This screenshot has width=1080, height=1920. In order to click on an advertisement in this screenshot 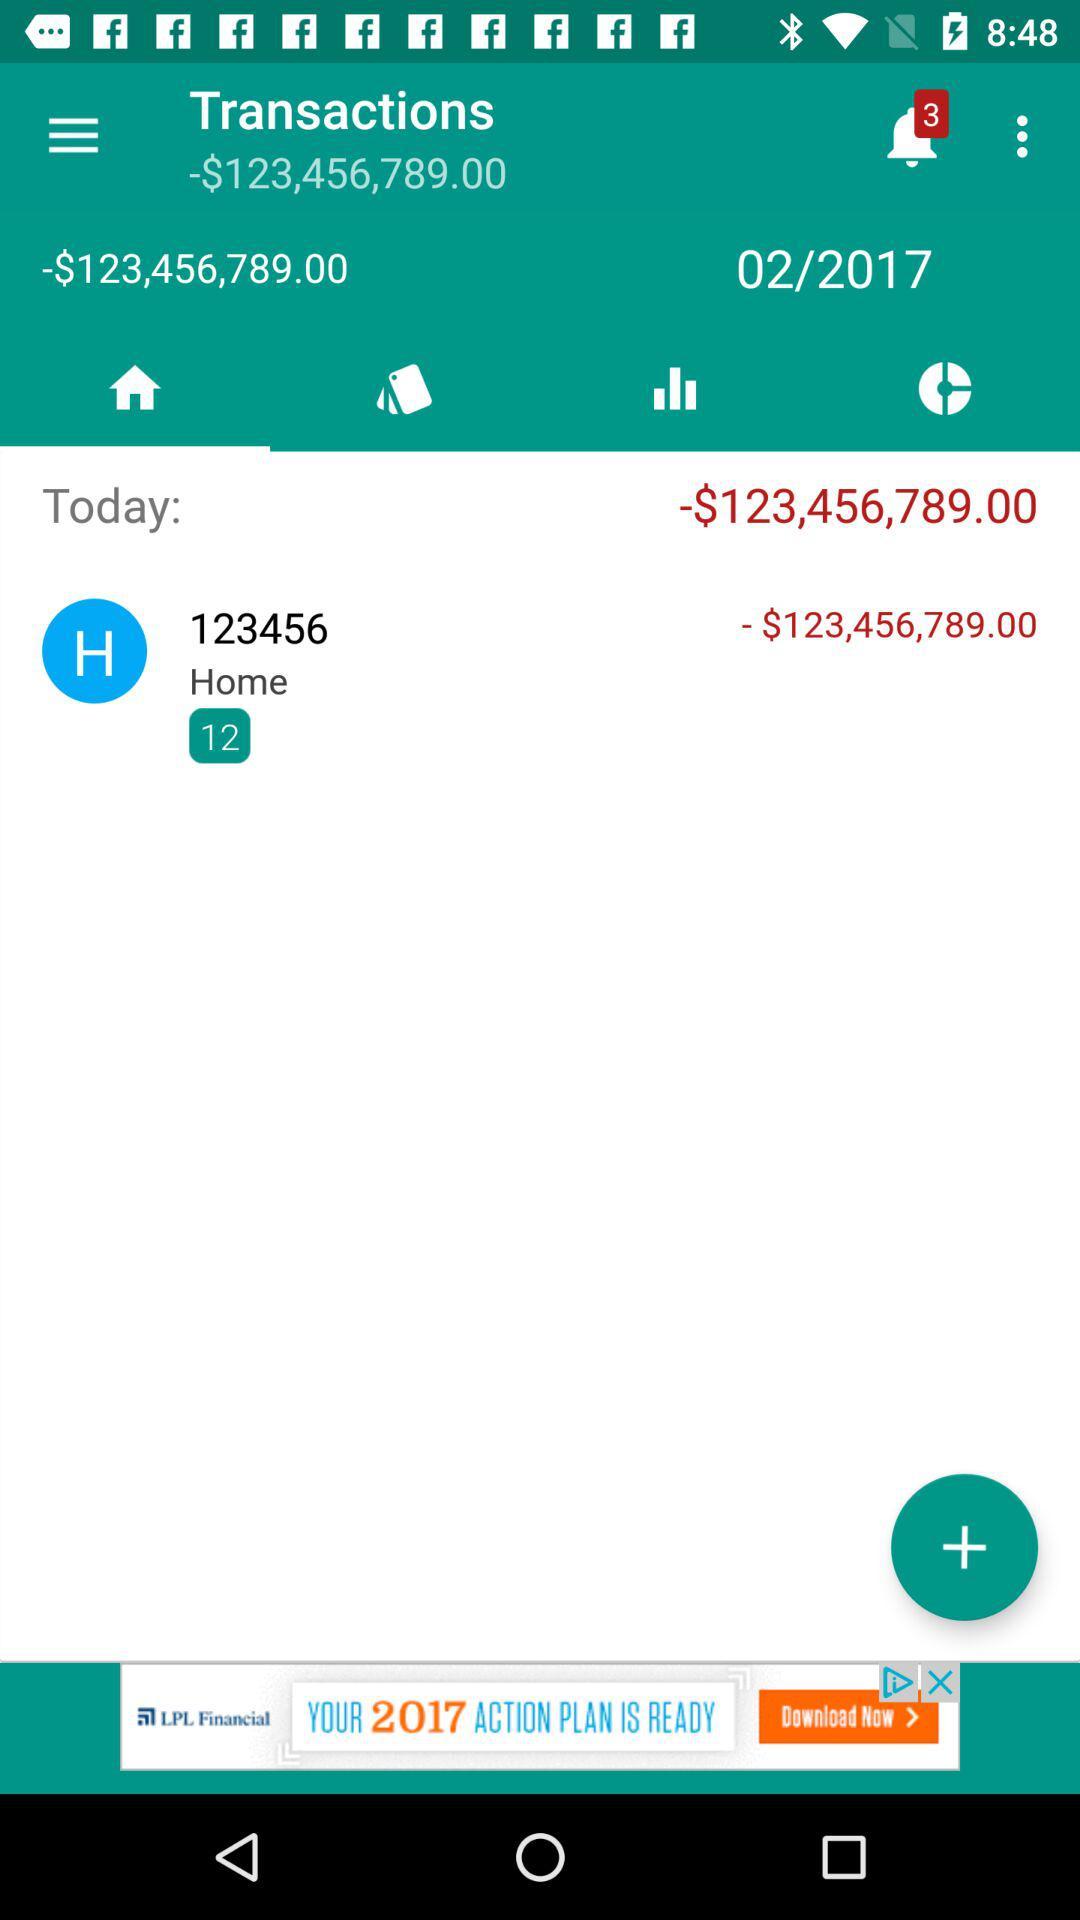, I will do `click(540, 1727)`.